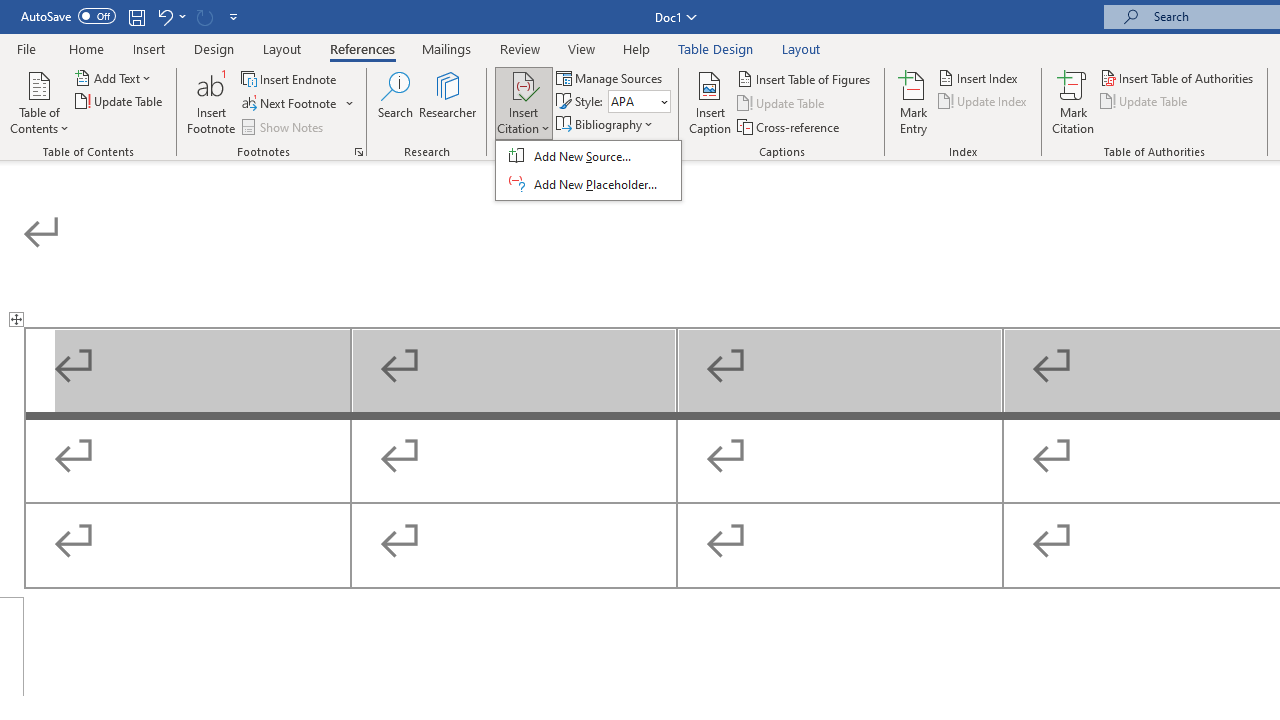 The image size is (1280, 720). Describe the element at coordinates (283, 127) in the screenshot. I see `'Show Notes'` at that location.